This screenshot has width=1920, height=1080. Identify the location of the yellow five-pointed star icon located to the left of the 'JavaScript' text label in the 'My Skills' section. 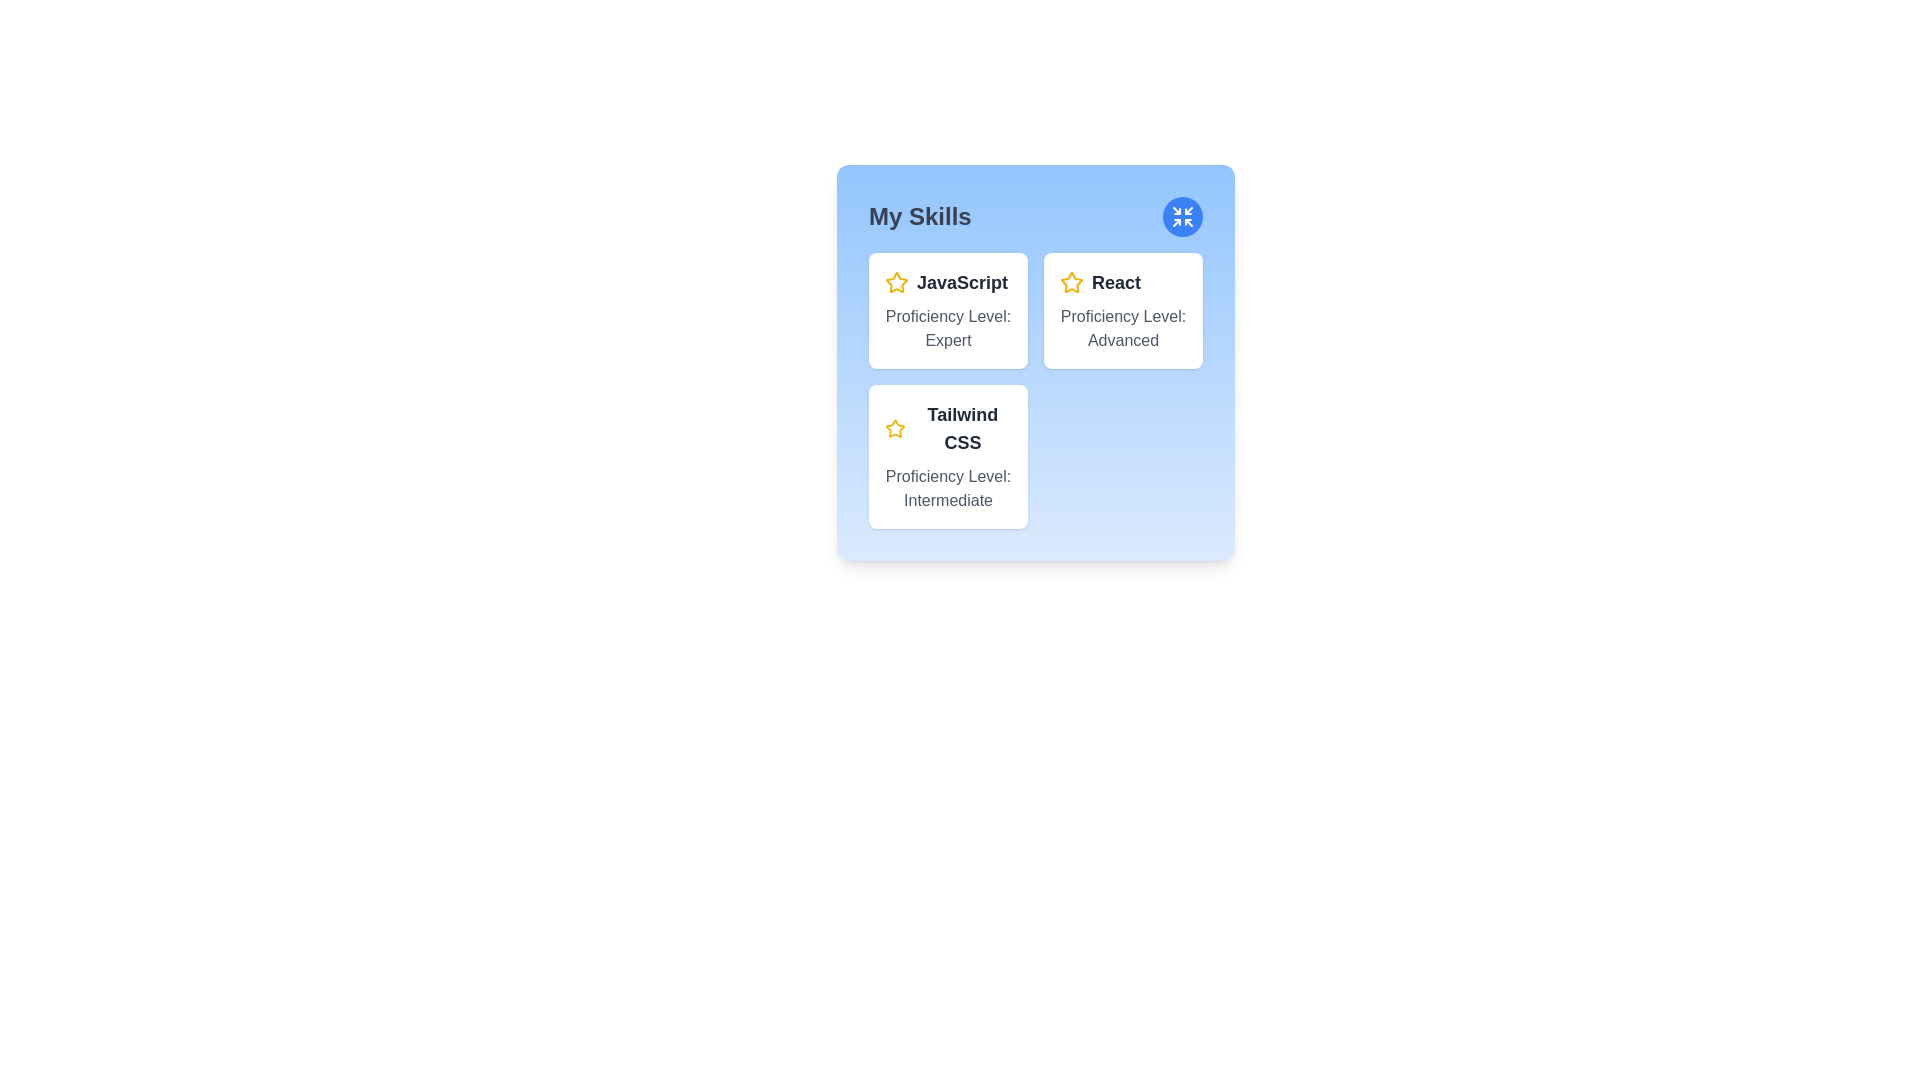
(894, 427).